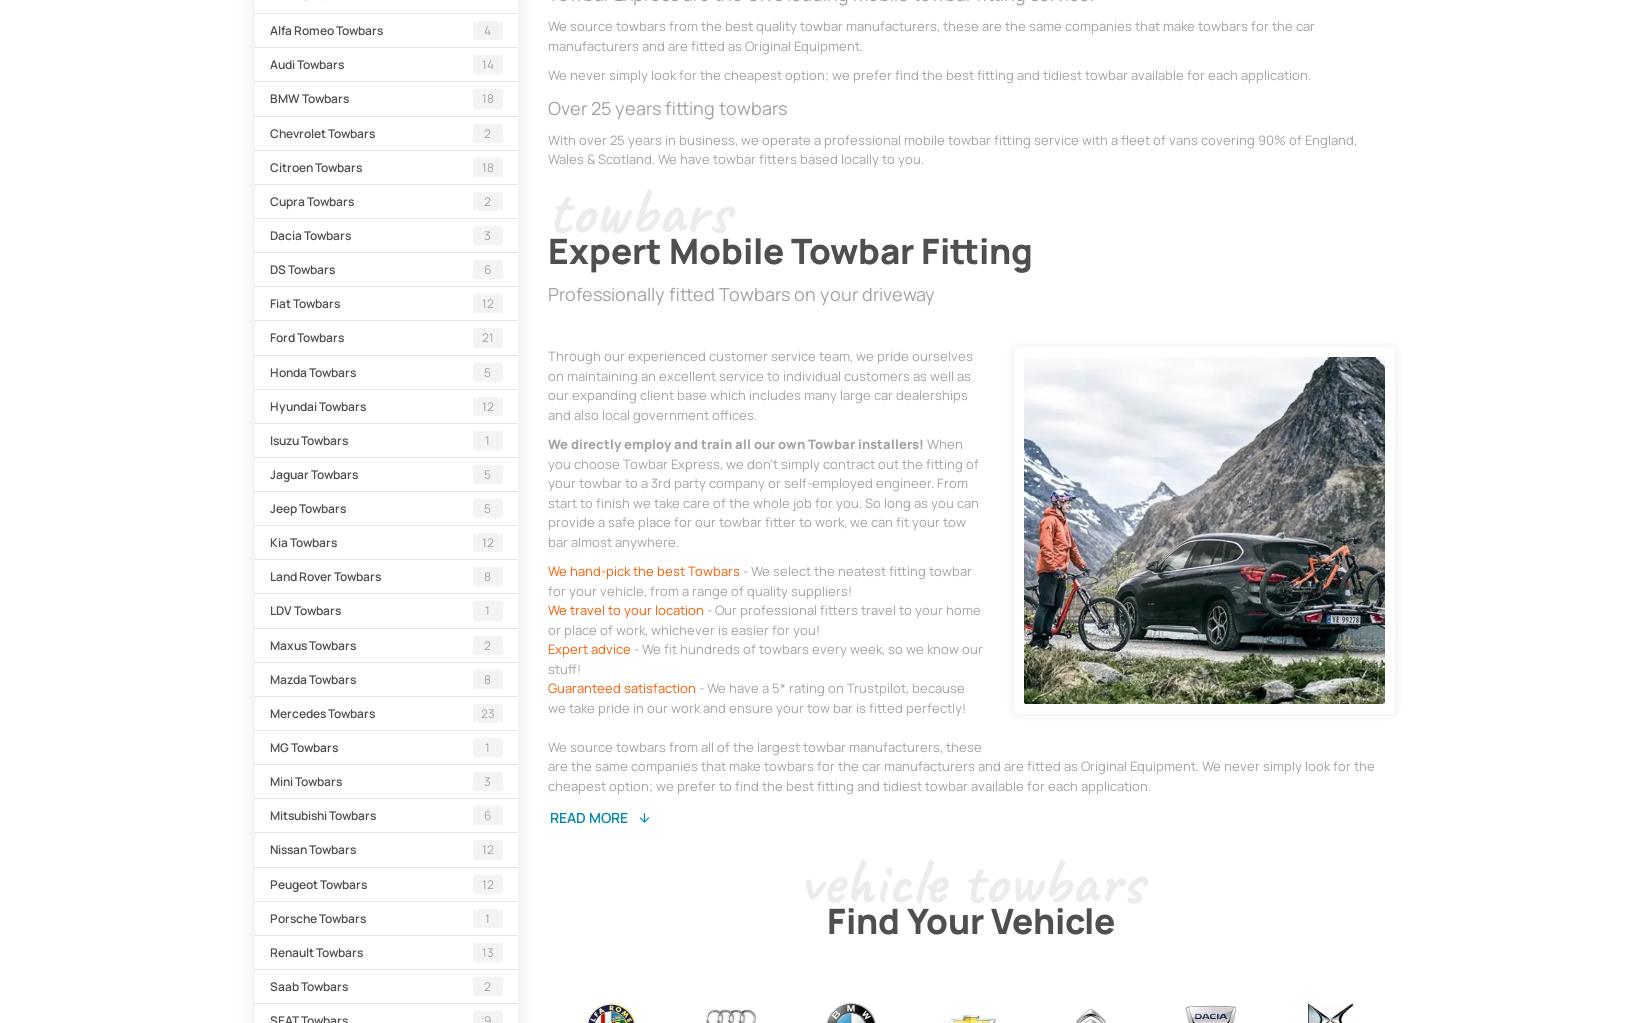  Describe the element at coordinates (307, 337) in the screenshot. I see `'Ford Towbars'` at that location.